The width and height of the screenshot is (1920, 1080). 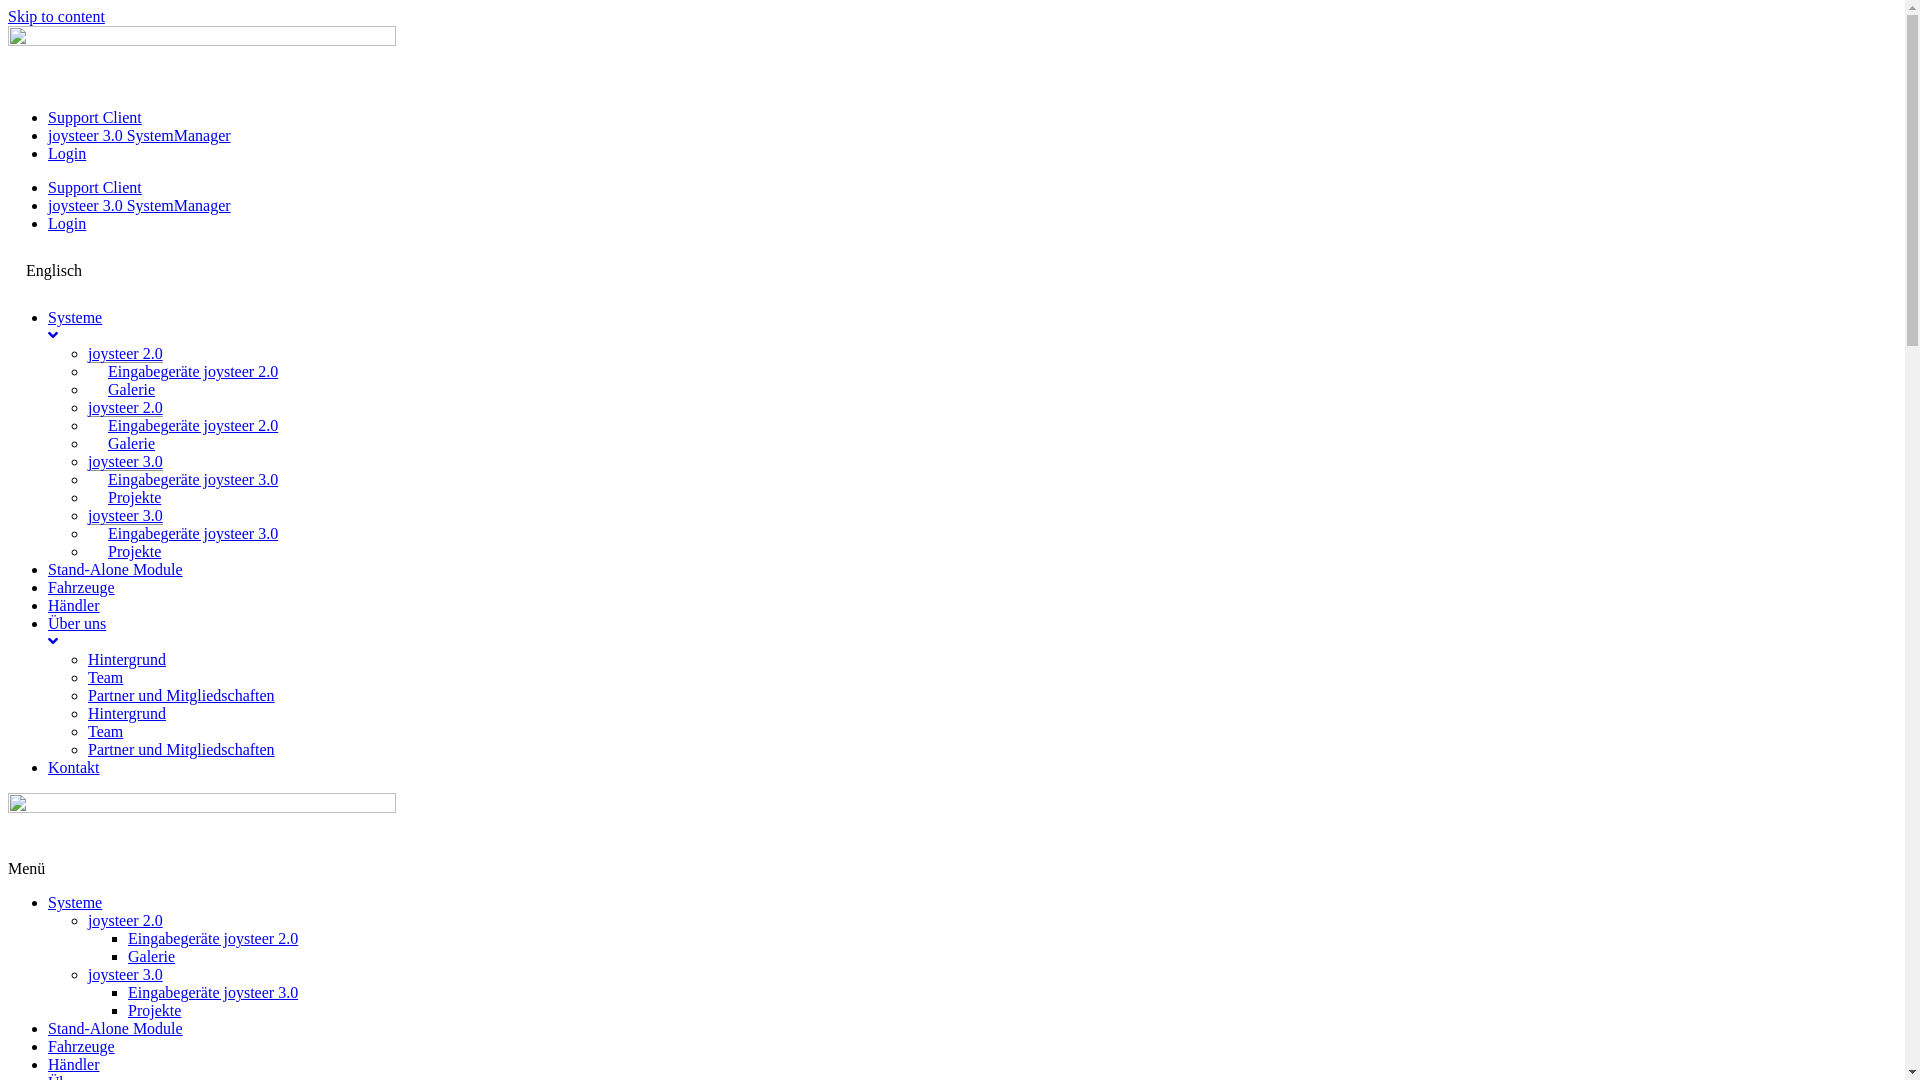 I want to click on 'Projekte', so click(x=107, y=551).